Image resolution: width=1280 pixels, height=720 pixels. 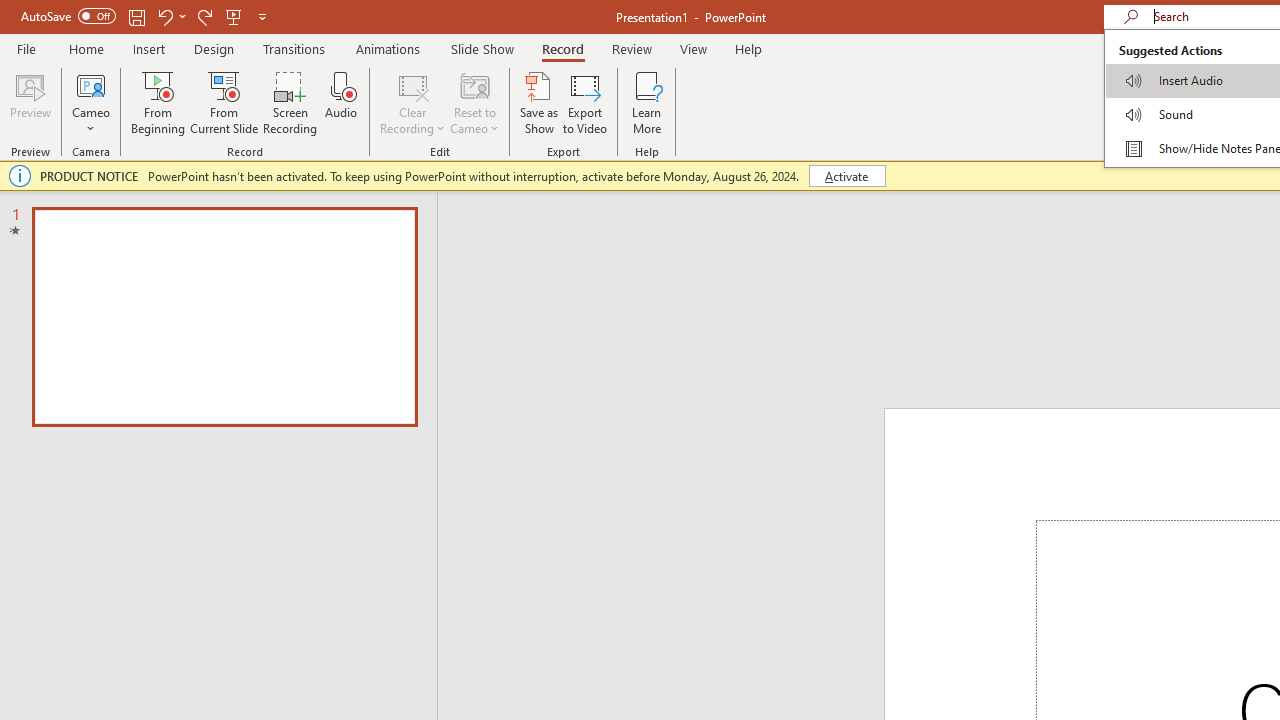 I want to click on 'Activate', so click(x=847, y=175).